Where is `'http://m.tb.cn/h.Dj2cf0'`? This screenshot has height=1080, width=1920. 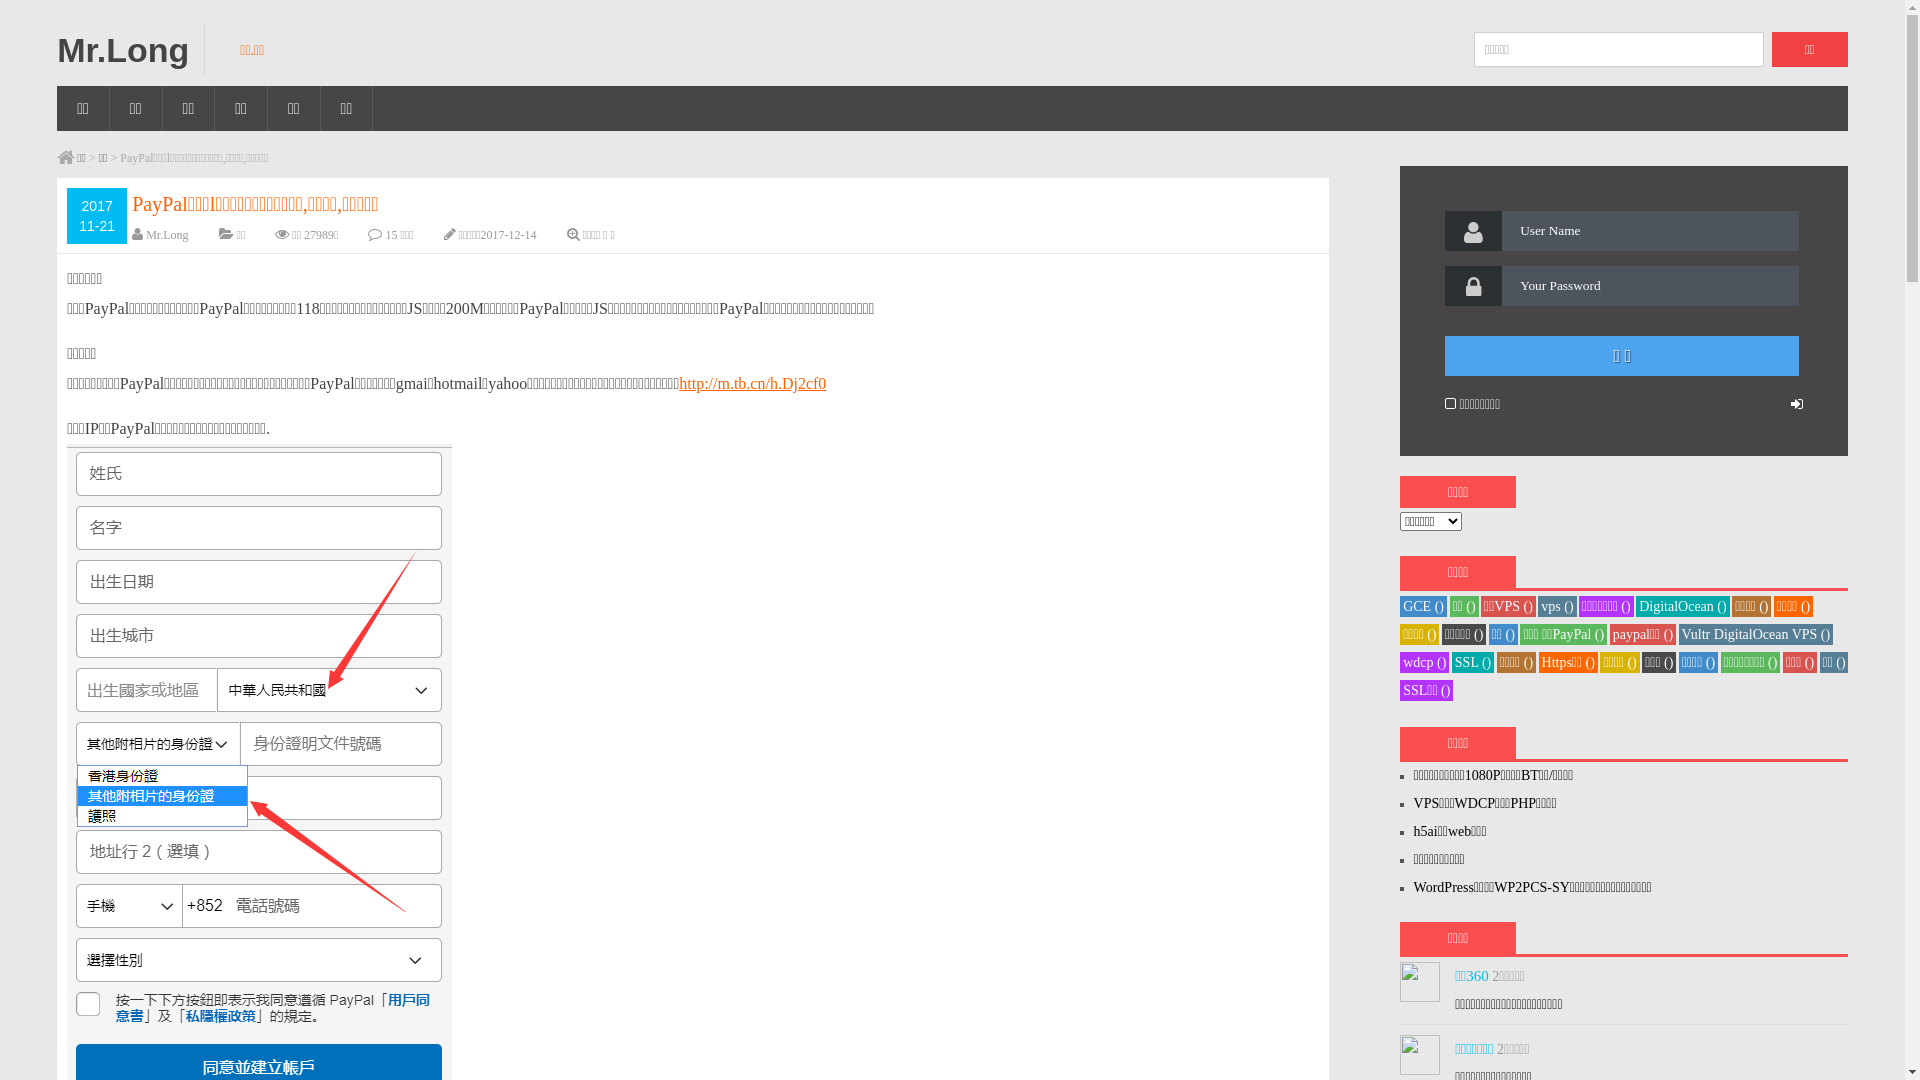 'http://m.tb.cn/h.Dj2cf0' is located at coordinates (751, 383).